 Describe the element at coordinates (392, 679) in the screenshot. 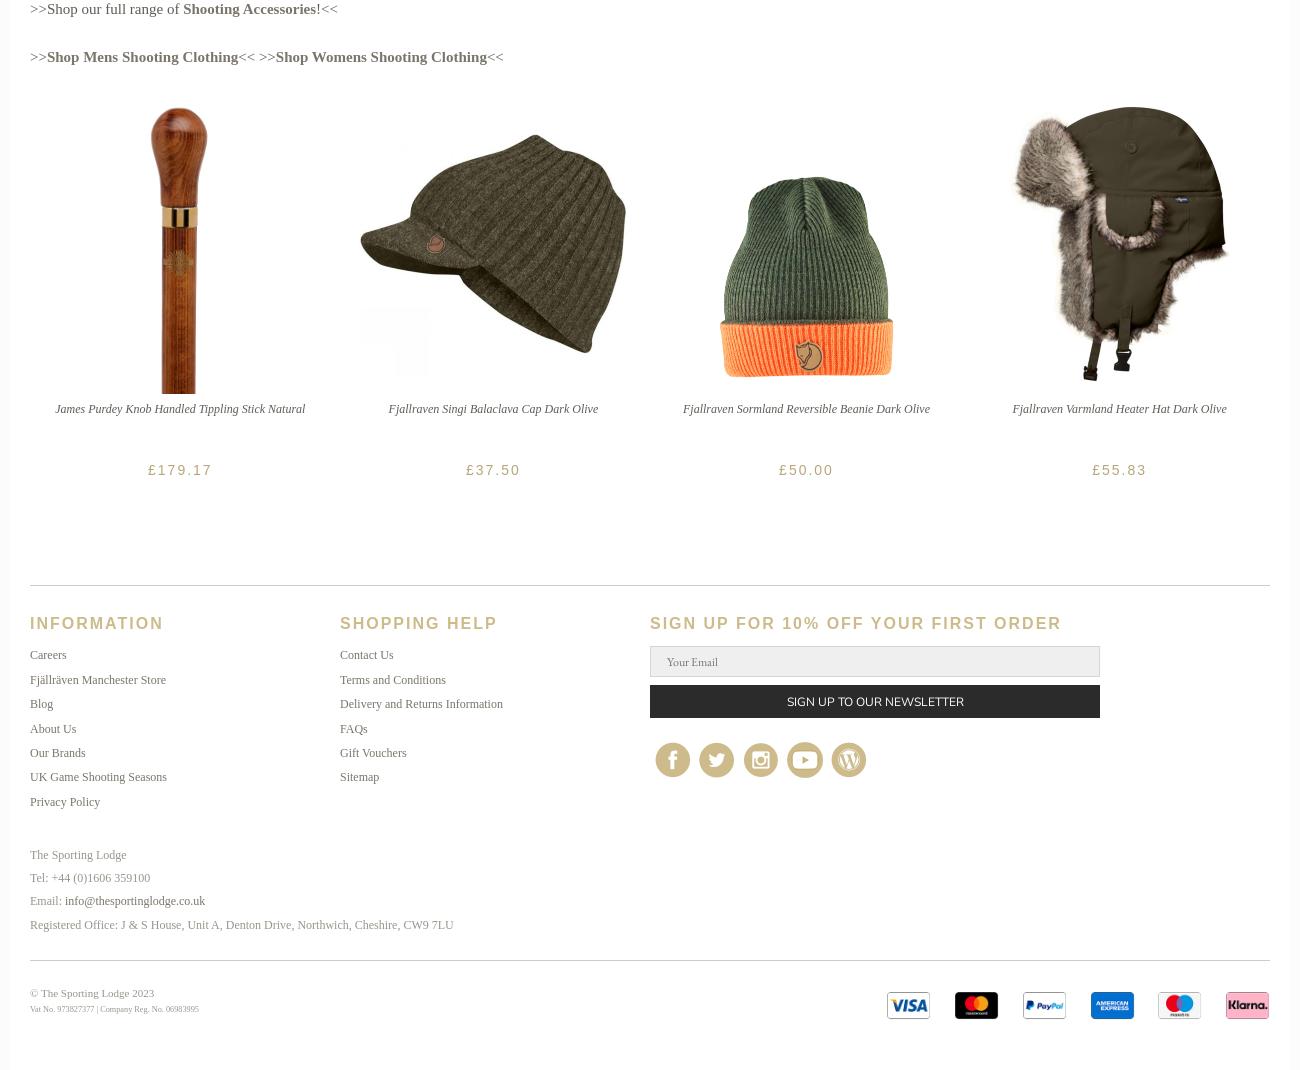

I see `'Terms and Conditions'` at that location.